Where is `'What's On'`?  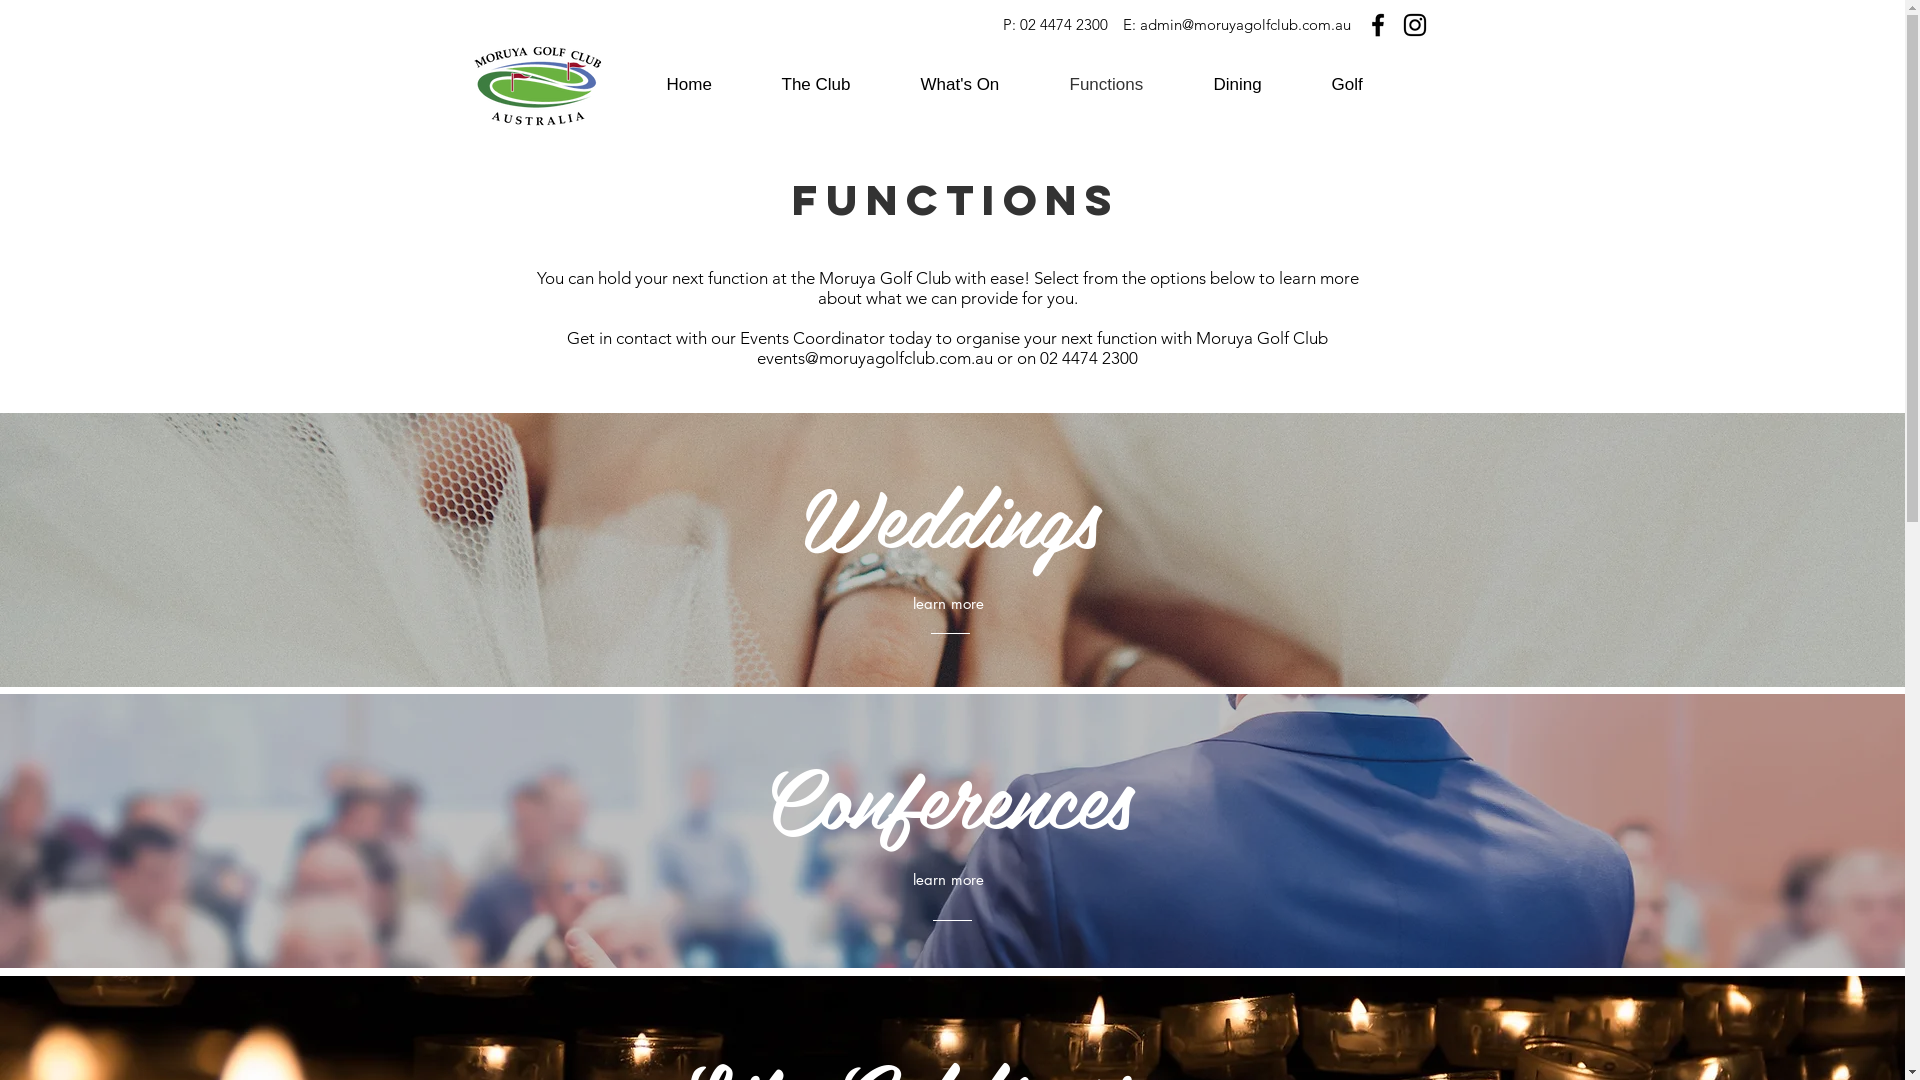
'What's On' is located at coordinates (980, 83).